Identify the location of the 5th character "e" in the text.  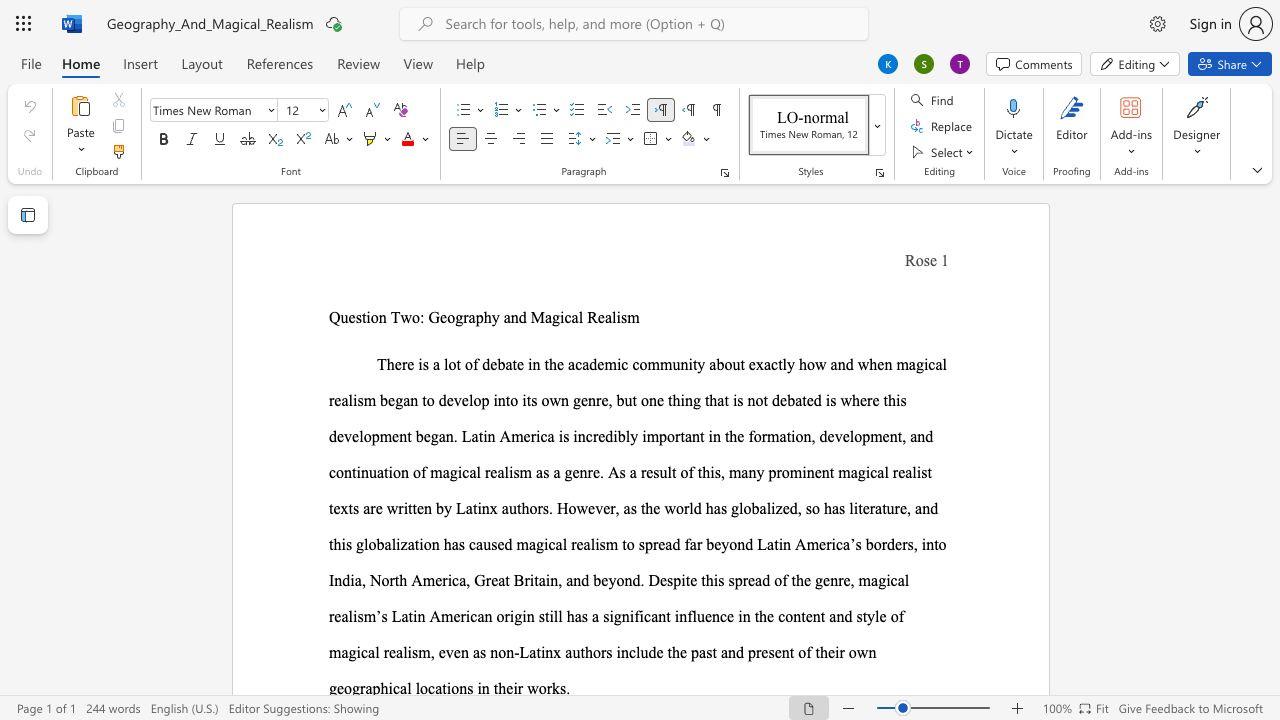
(560, 364).